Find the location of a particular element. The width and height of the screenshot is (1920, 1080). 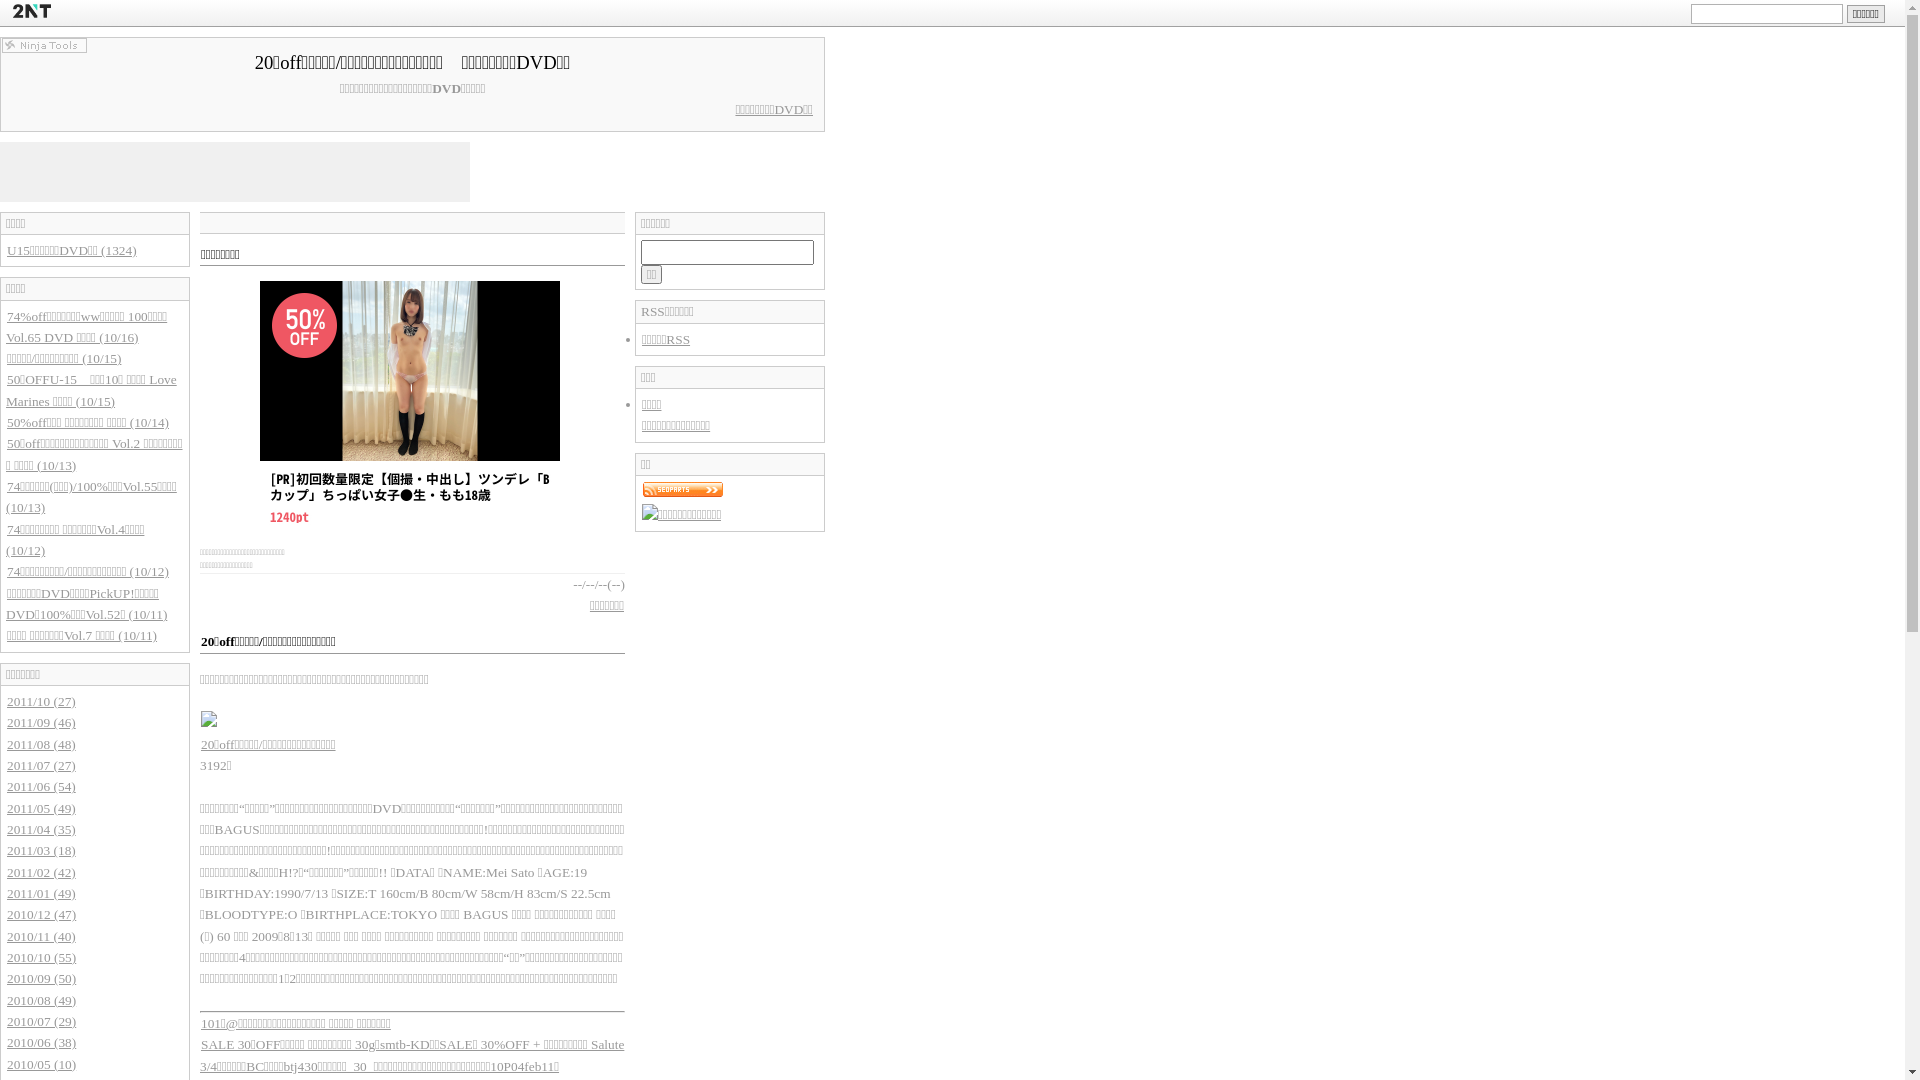

'2010/08 (49)' is located at coordinates (41, 1000).